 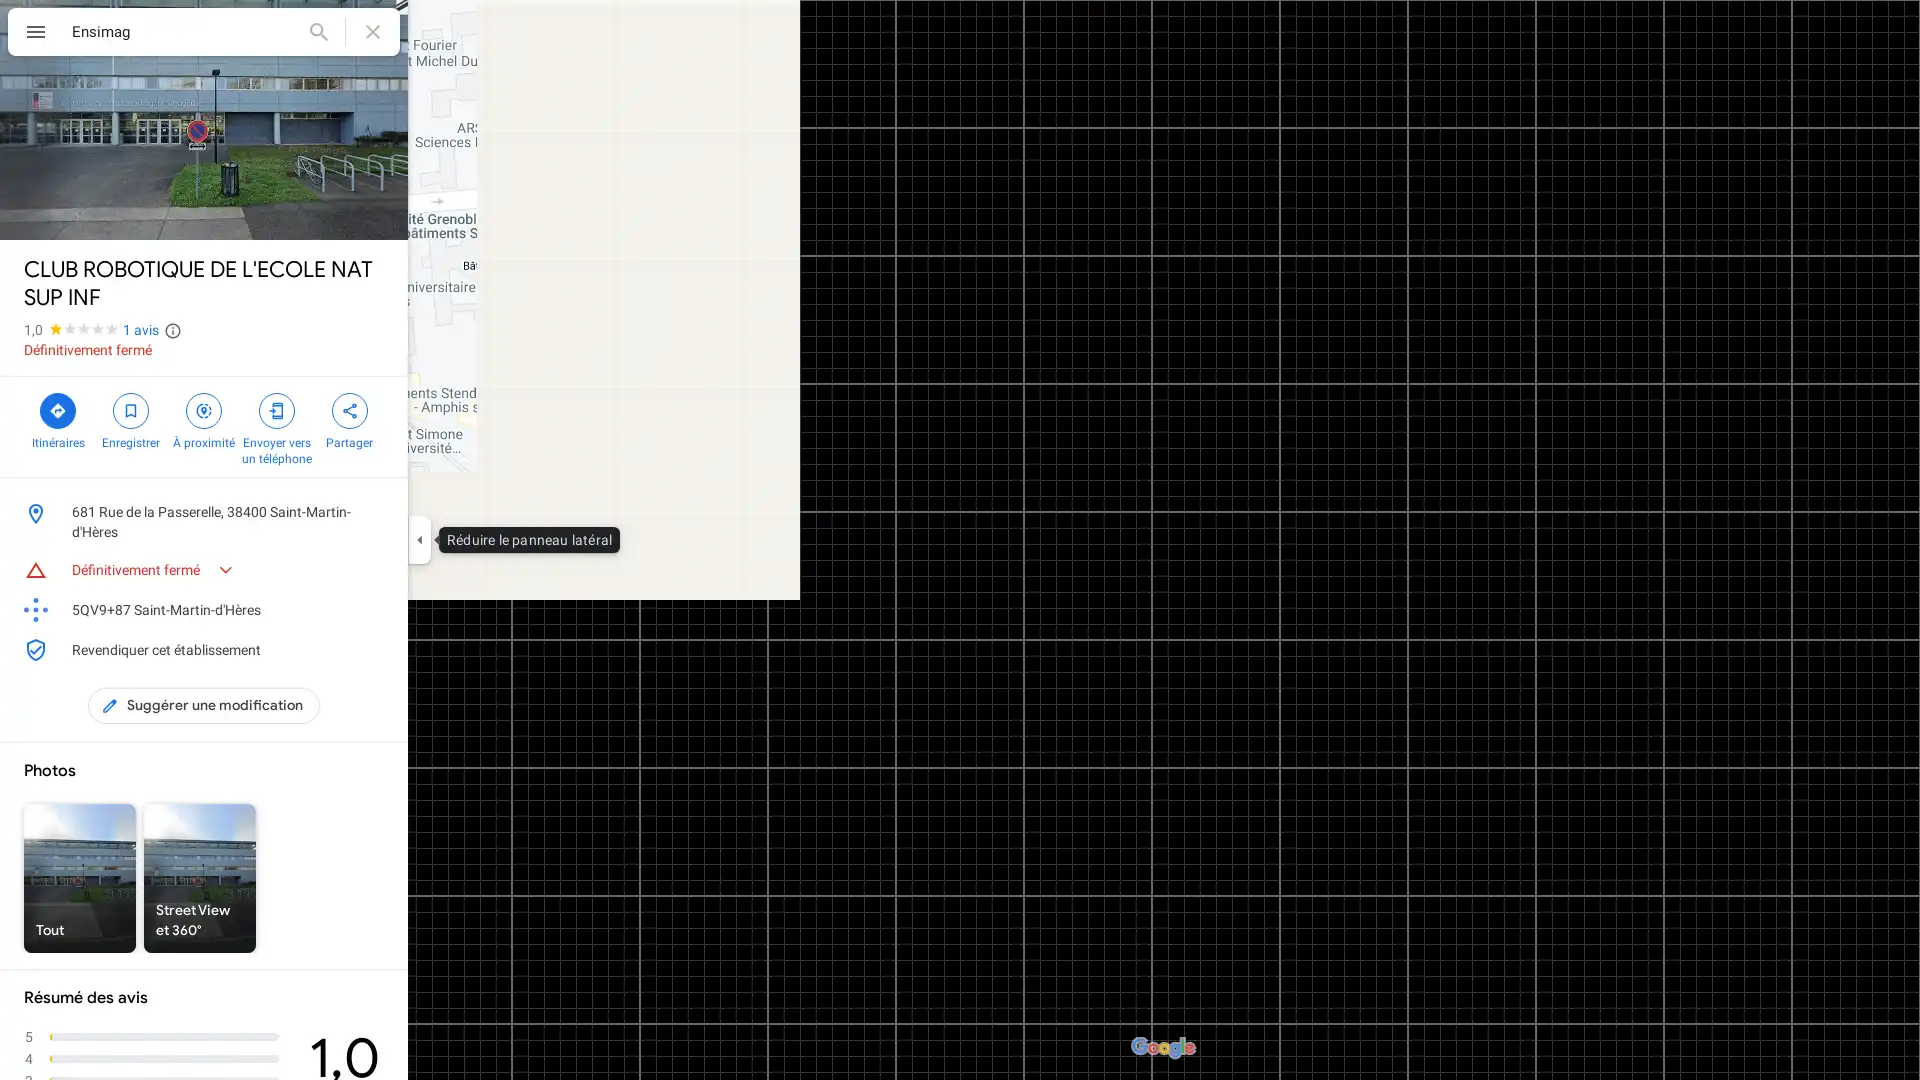 What do you see at coordinates (172, 330) in the screenshot?
I see `En savoir plus sur la mention legale concernant les avis publics sur Google Maps` at bounding box center [172, 330].